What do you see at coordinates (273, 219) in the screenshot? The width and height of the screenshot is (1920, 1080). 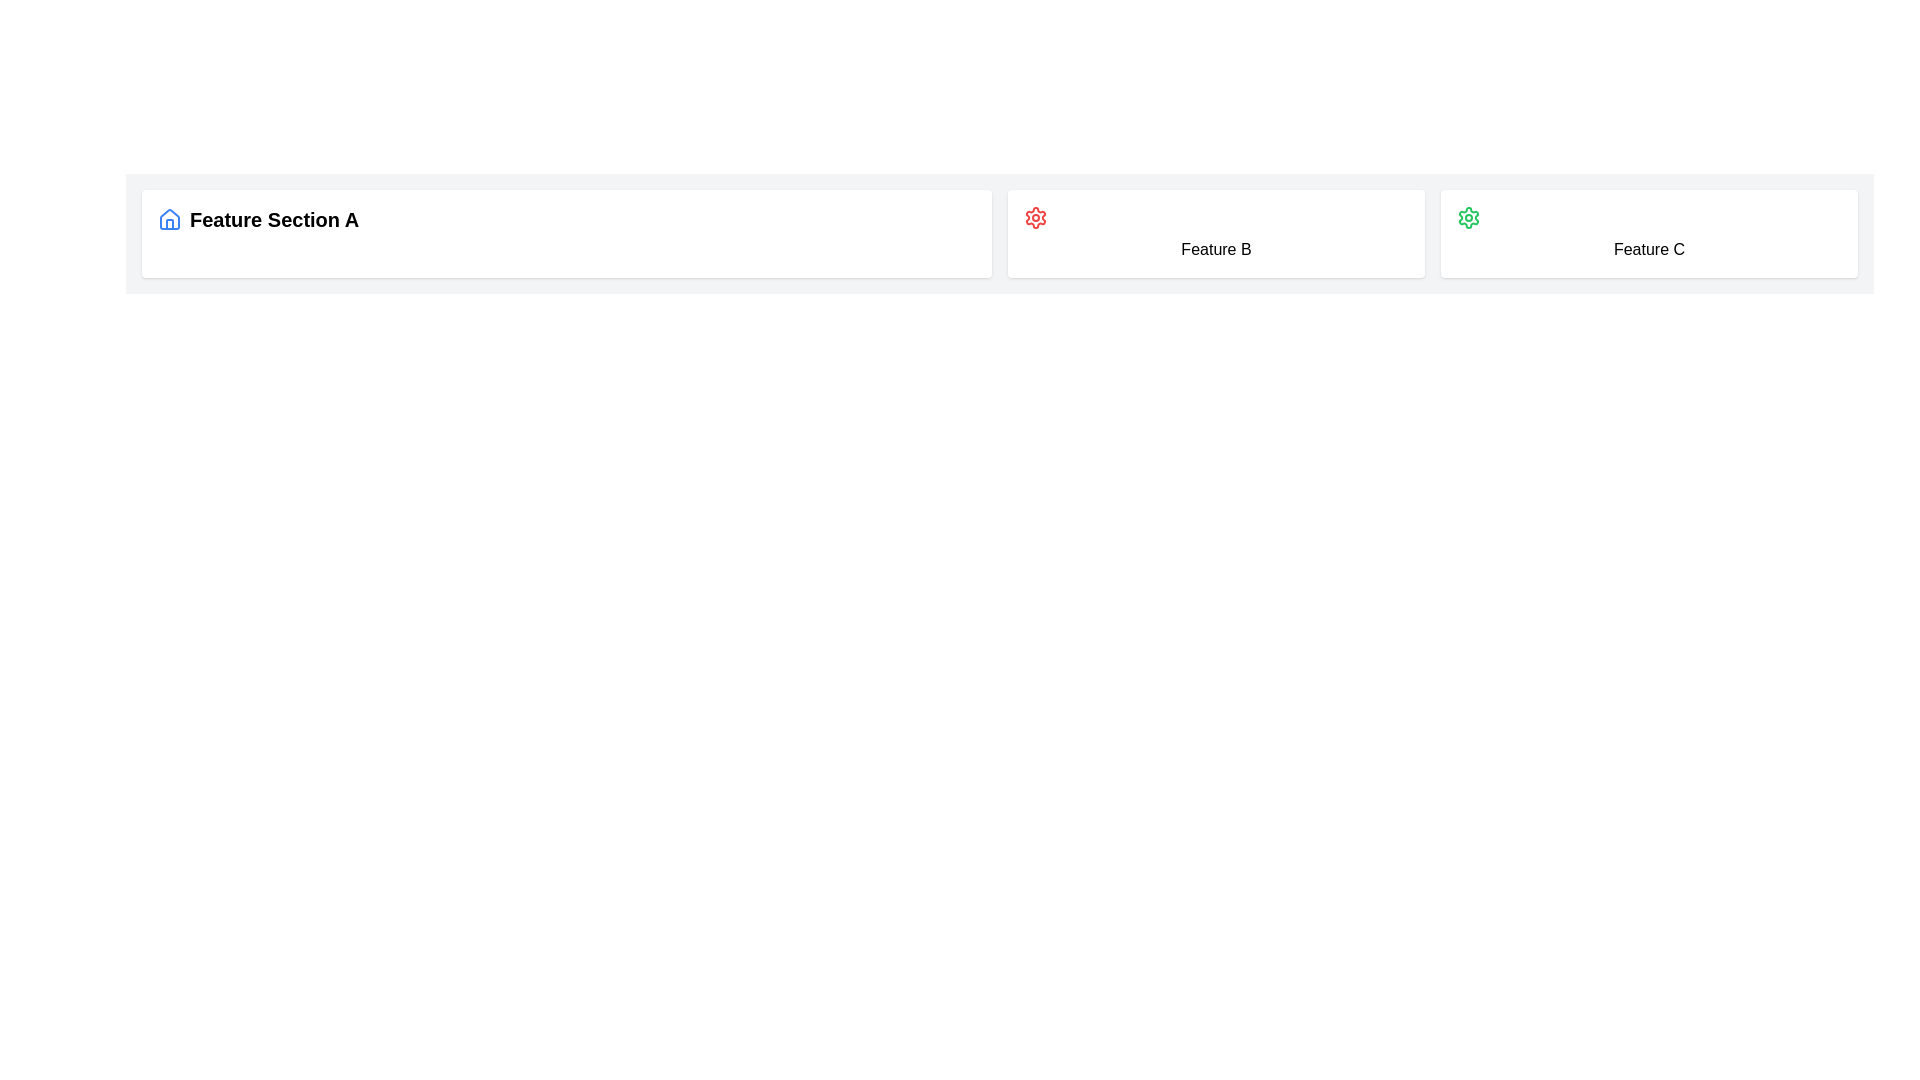 I see `the text label that reads 'Feature Section A', which is styled with a bold font and positioned to the right of a blue home icon` at bounding box center [273, 219].